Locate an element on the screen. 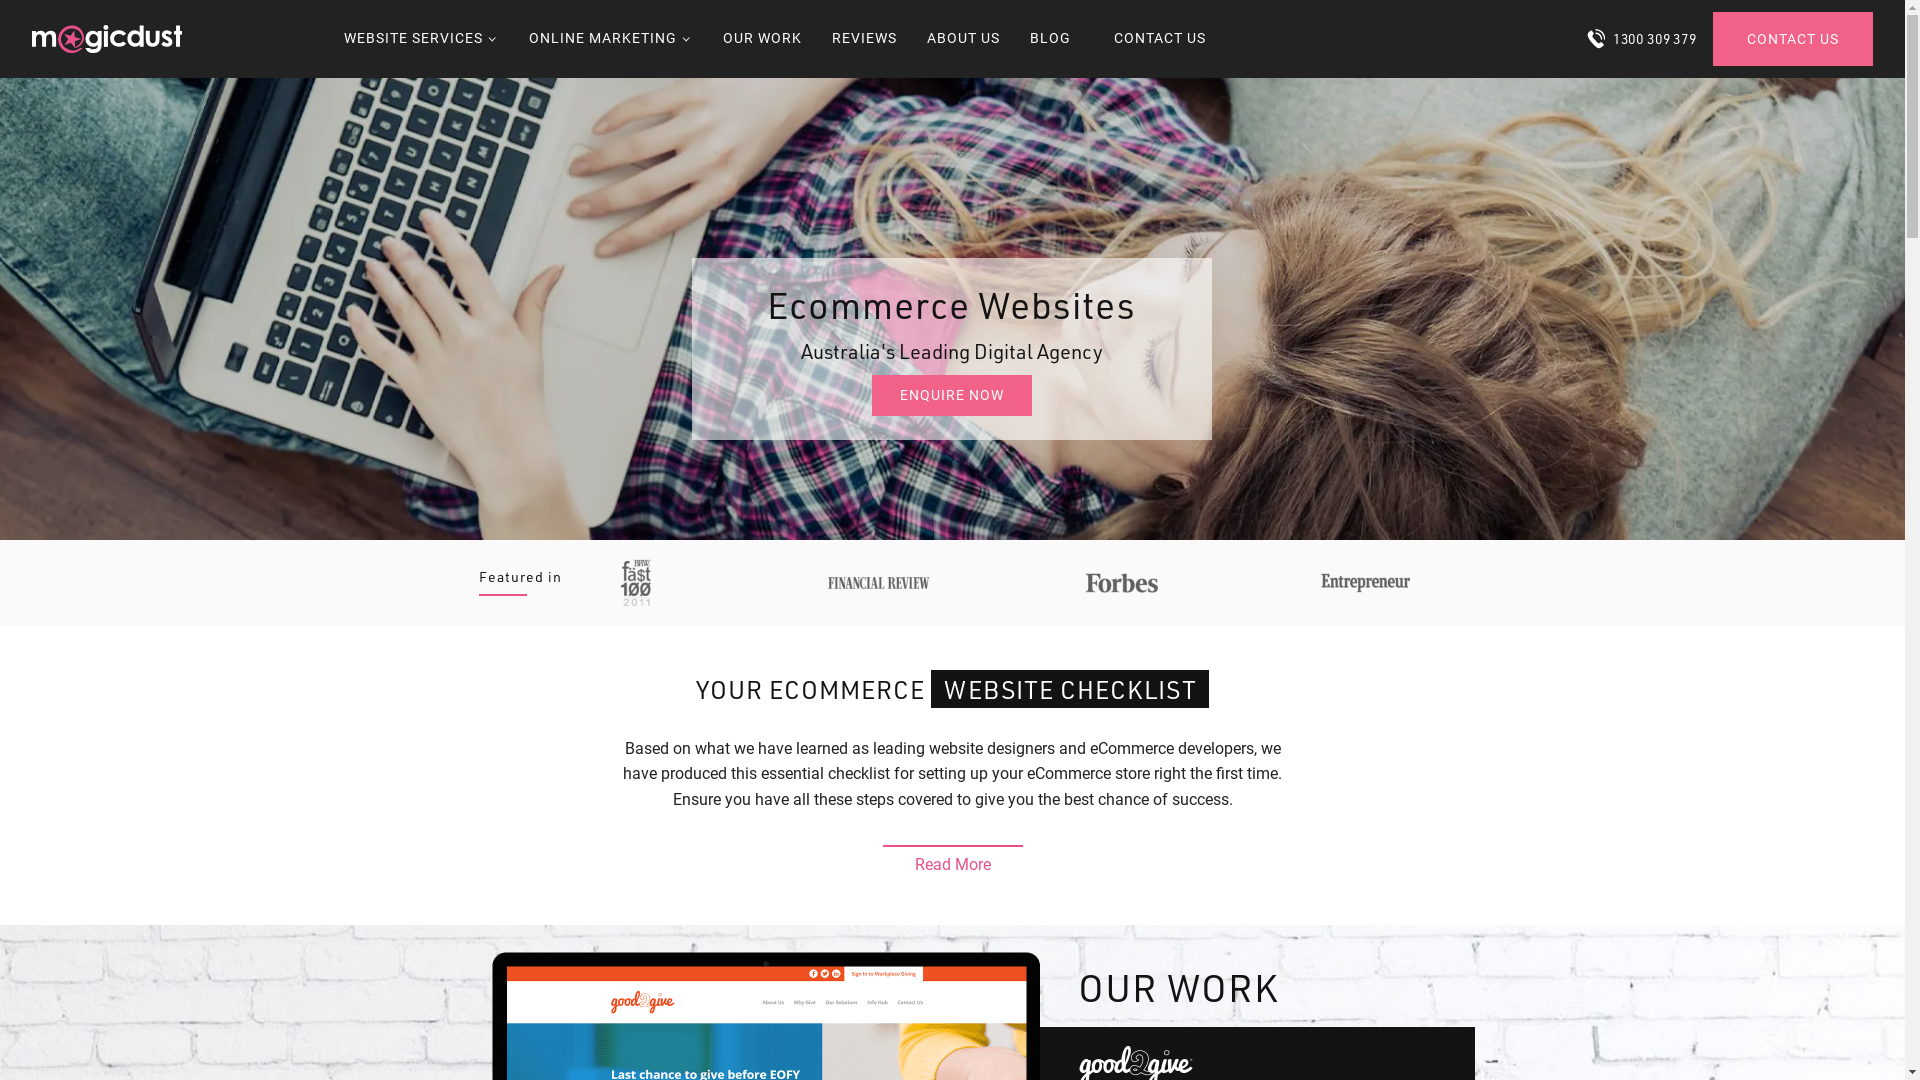  'CONTACT US' is located at coordinates (1793, 38).